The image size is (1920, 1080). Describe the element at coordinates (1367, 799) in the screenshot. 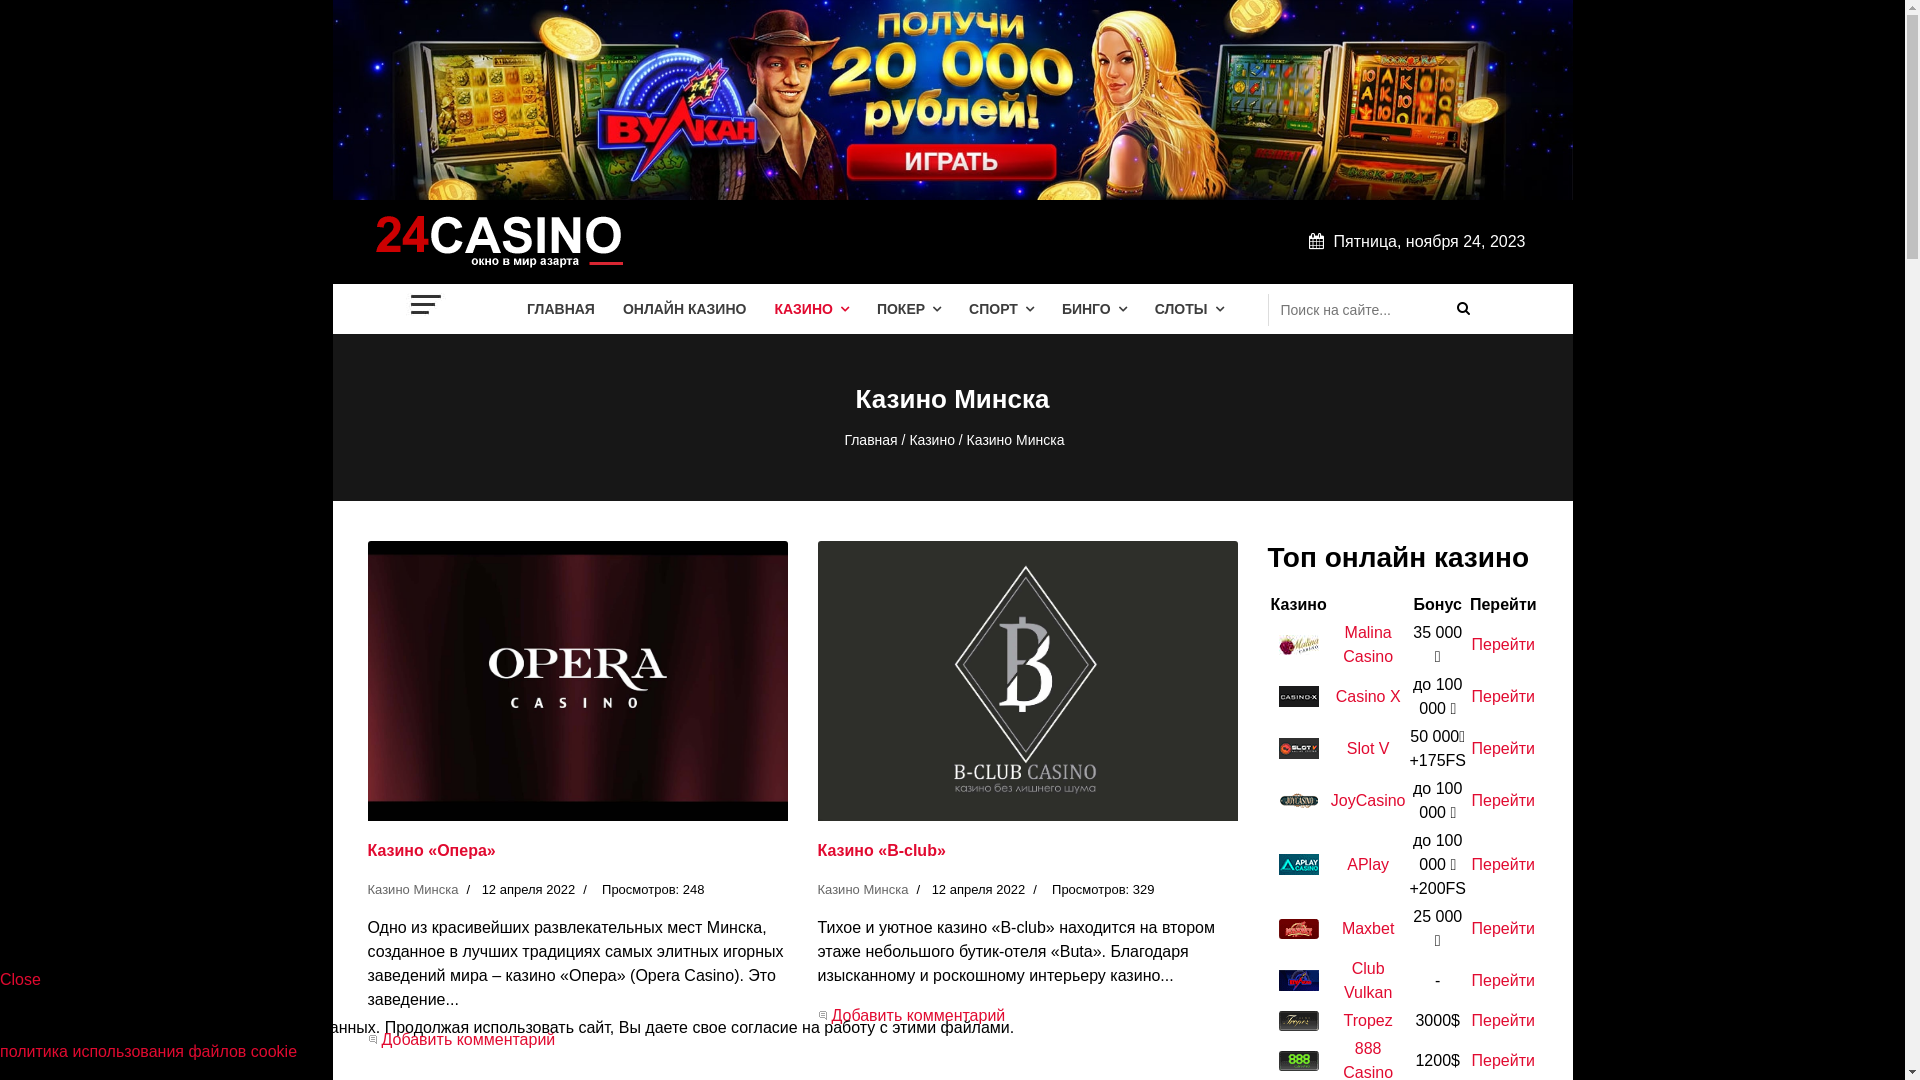

I see `'JoyCasino'` at that location.